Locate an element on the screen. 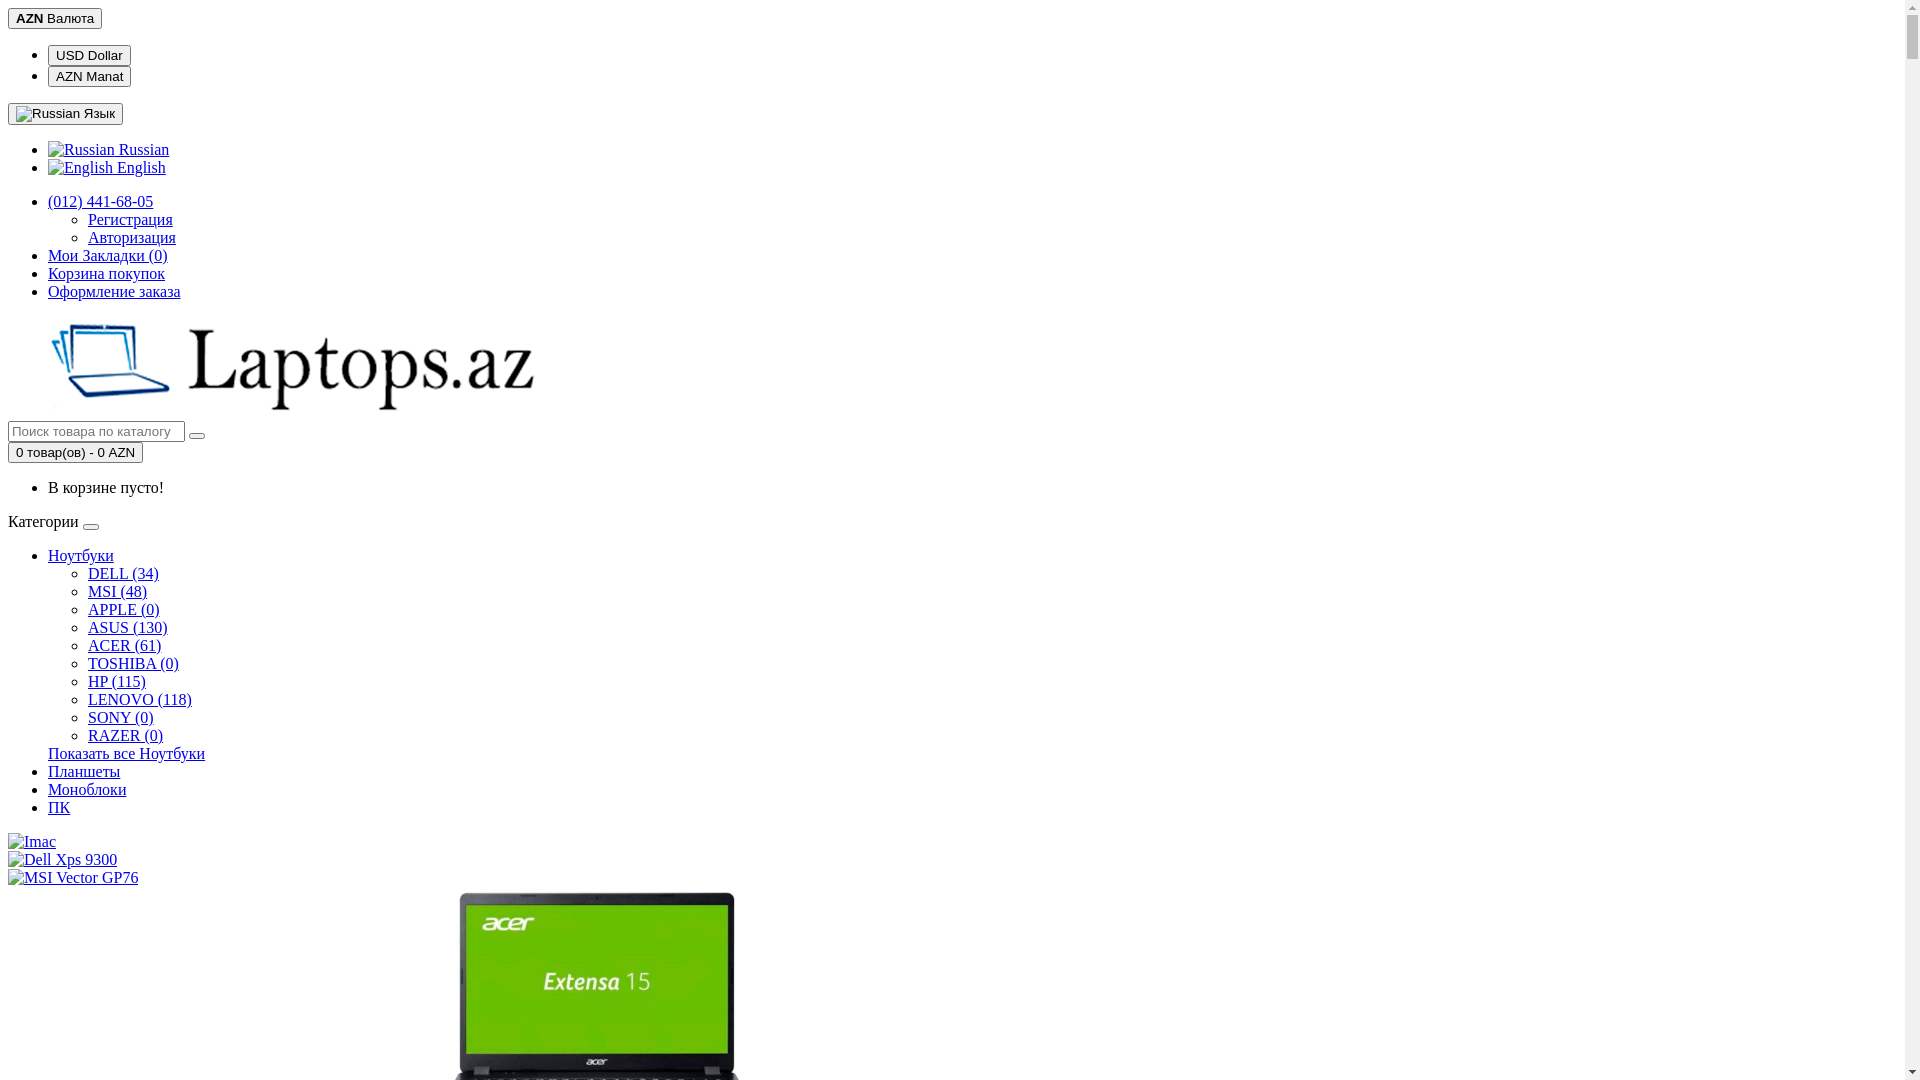 This screenshot has width=1920, height=1080. 'English' is located at coordinates (105, 166).